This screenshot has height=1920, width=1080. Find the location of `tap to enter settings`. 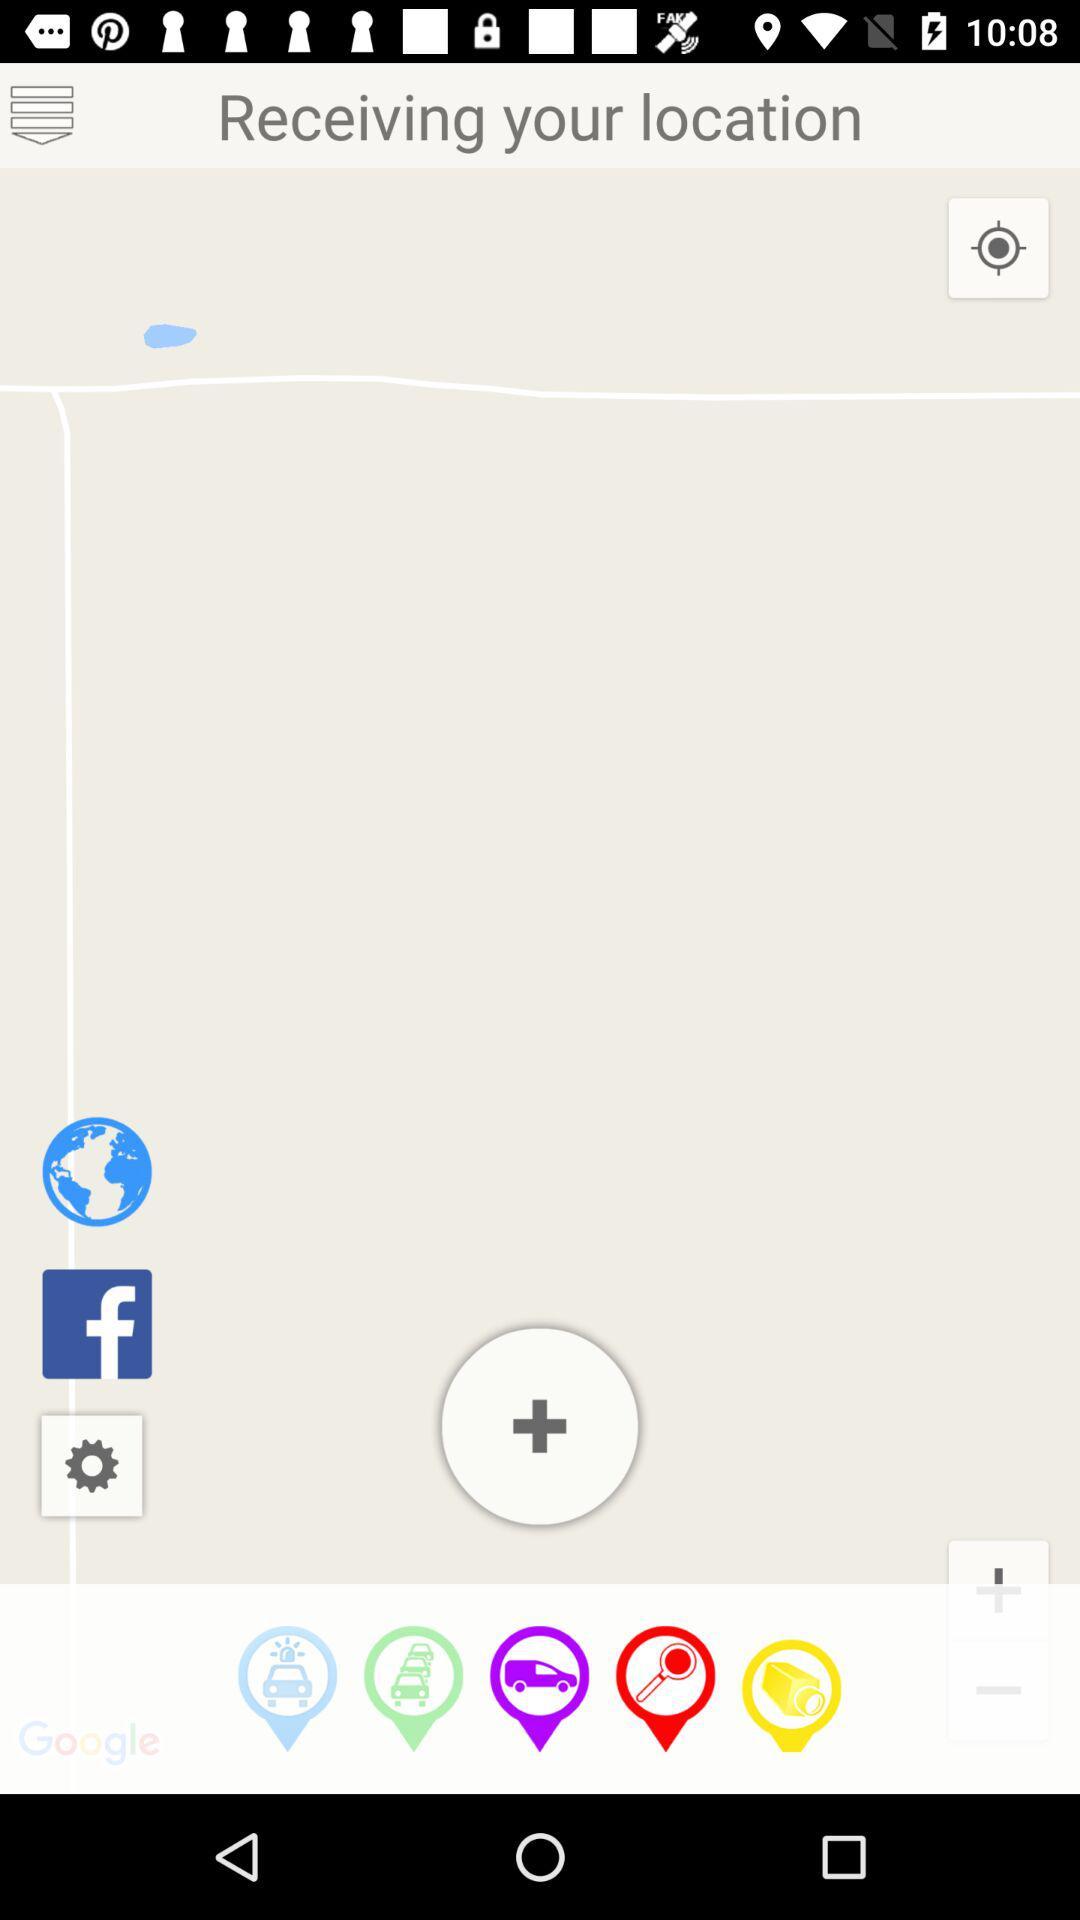

tap to enter settings is located at coordinates (91, 1465).